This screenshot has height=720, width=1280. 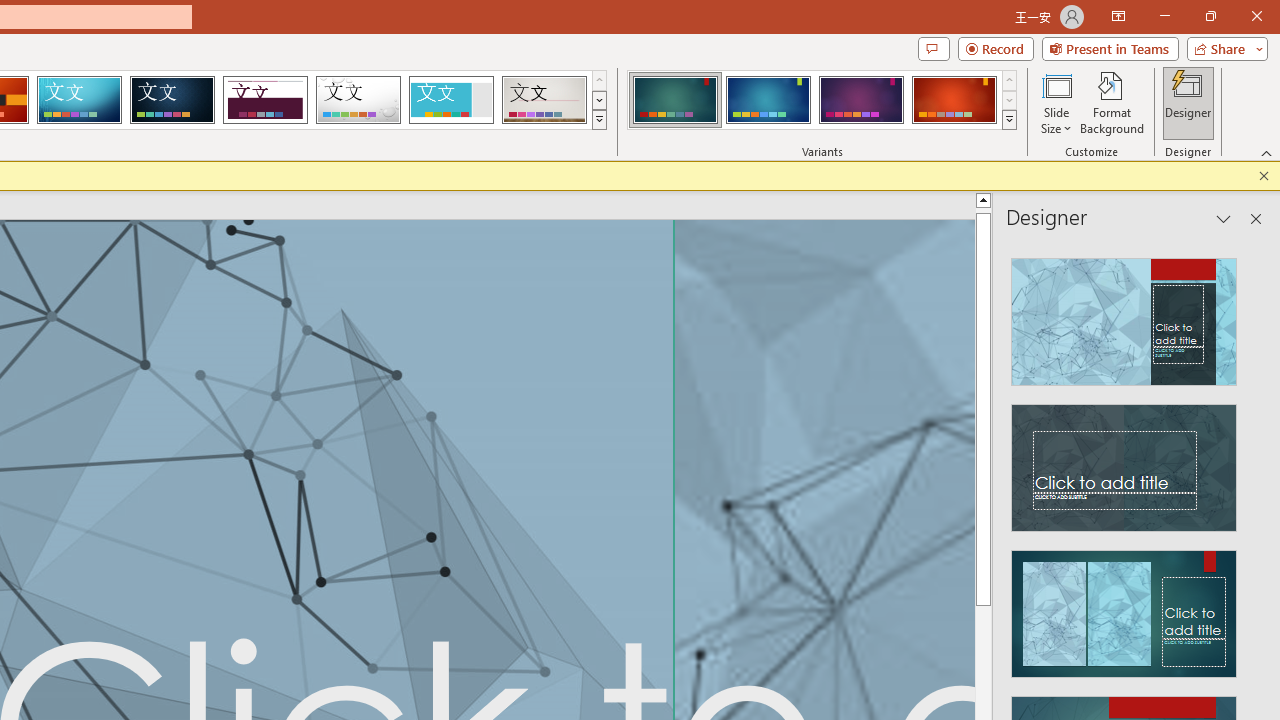 I want to click on 'Ribbon Display Options', so click(x=1117, y=16).